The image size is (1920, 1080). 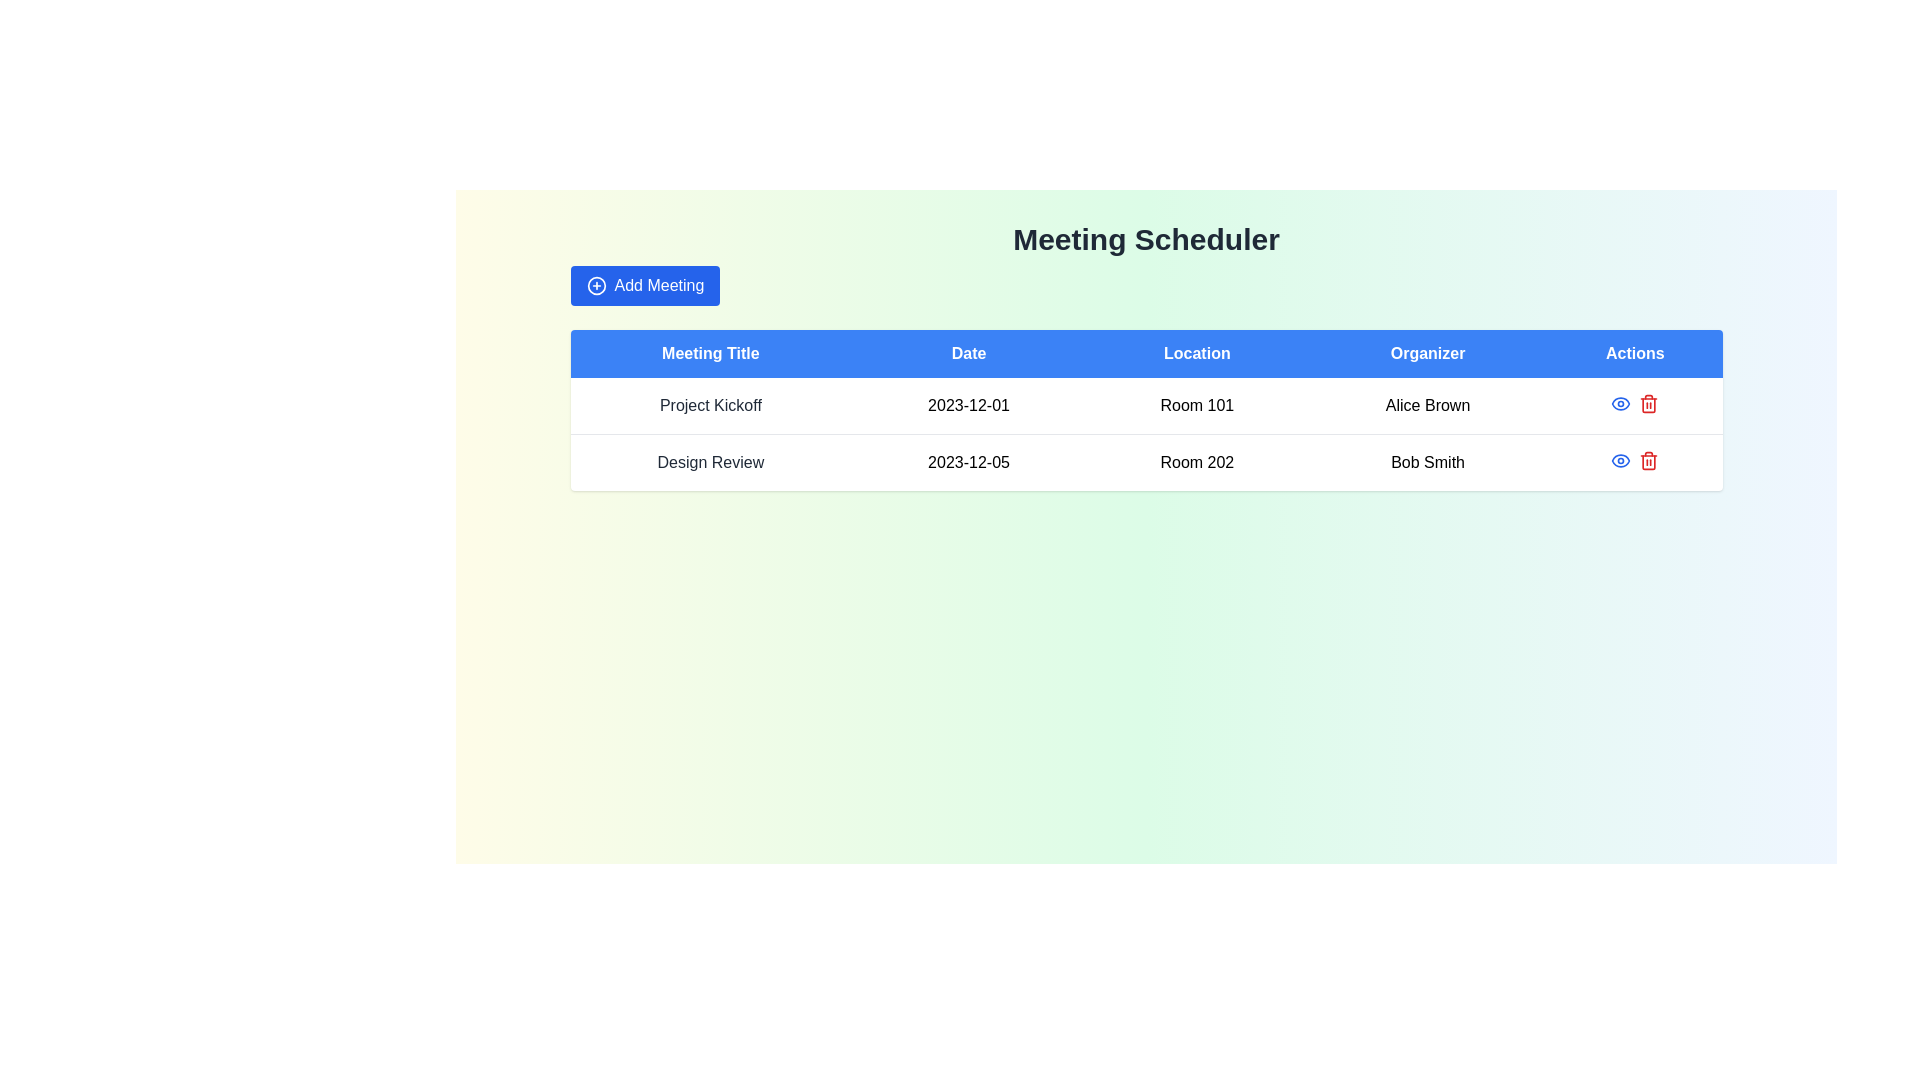 I want to click on the second header cell in the table, which indicates date-related information, positioned between 'Meeting Title' and 'Location', so click(x=969, y=353).